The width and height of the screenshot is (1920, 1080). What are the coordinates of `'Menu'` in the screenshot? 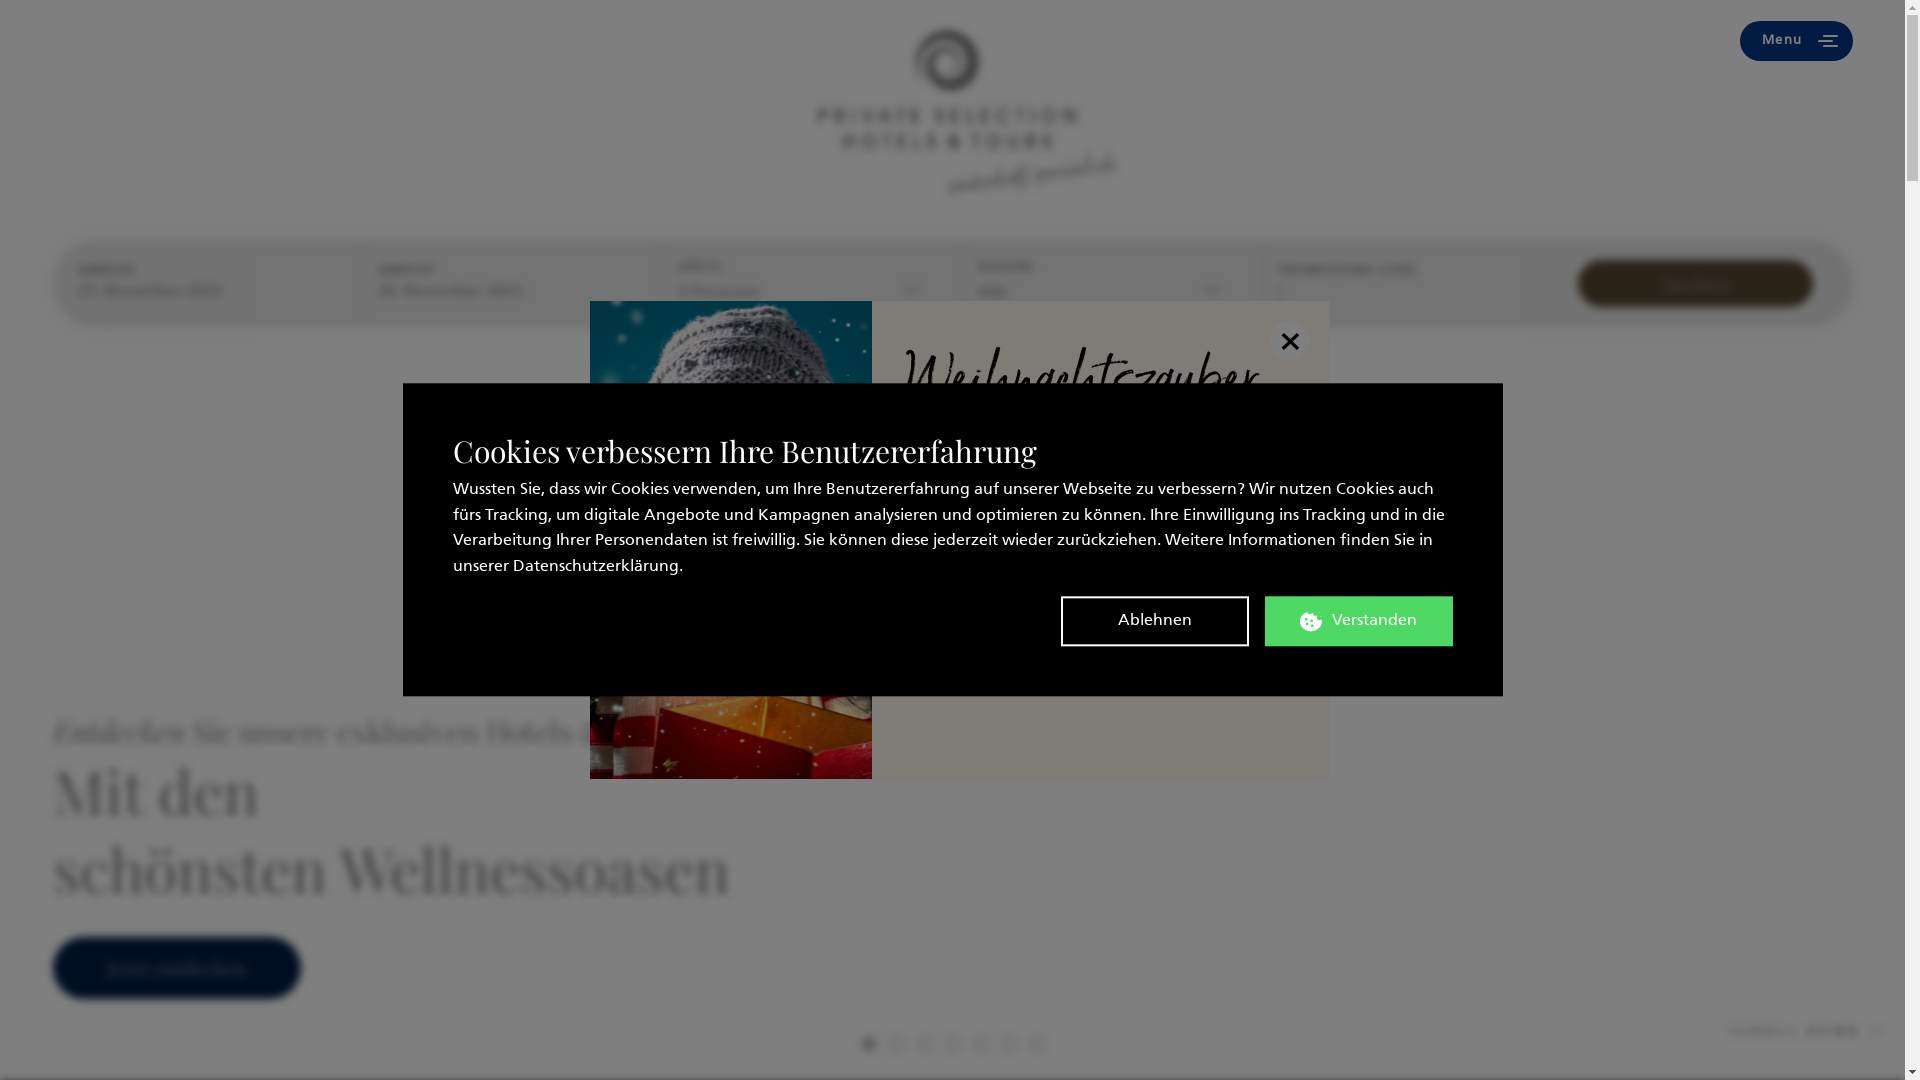 It's located at (1738, 41).